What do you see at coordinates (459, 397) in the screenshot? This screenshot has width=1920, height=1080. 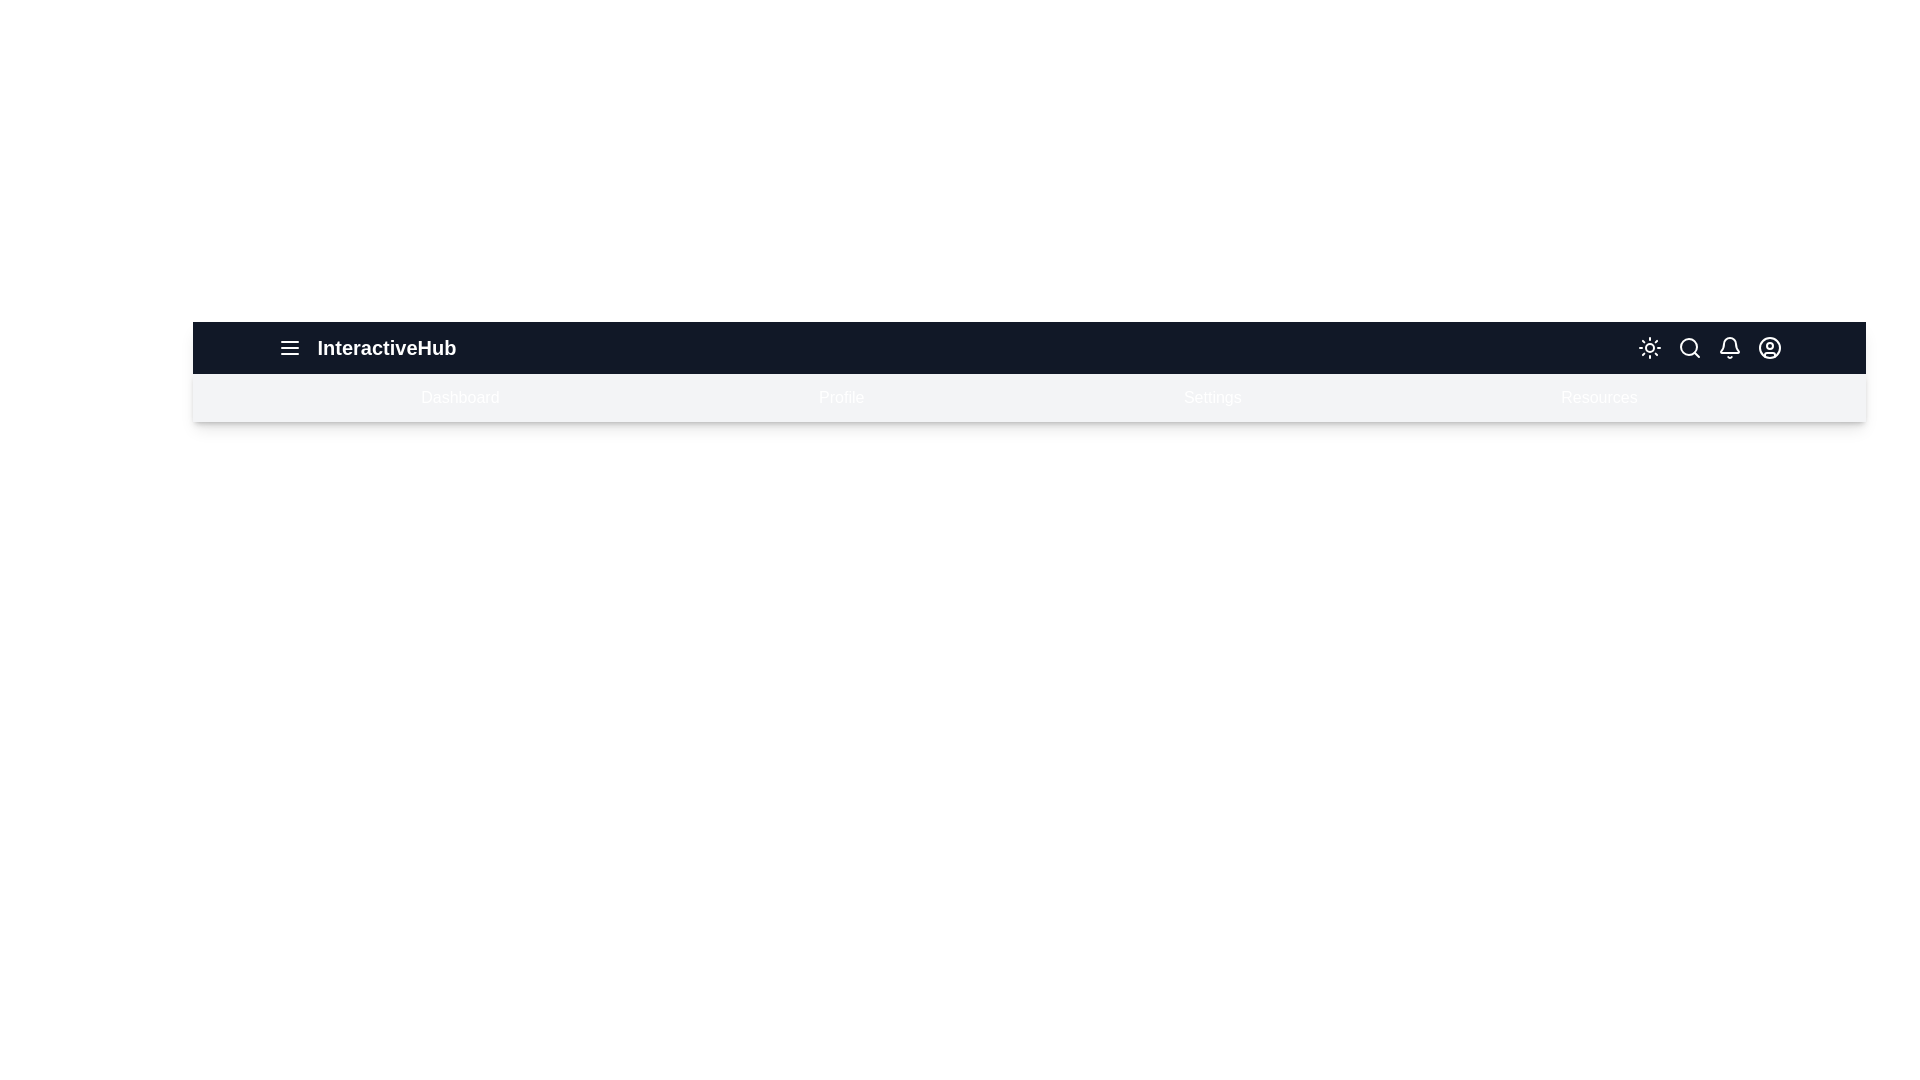 I see `the Dashboard navigation link` at bounding box center [459, 397].